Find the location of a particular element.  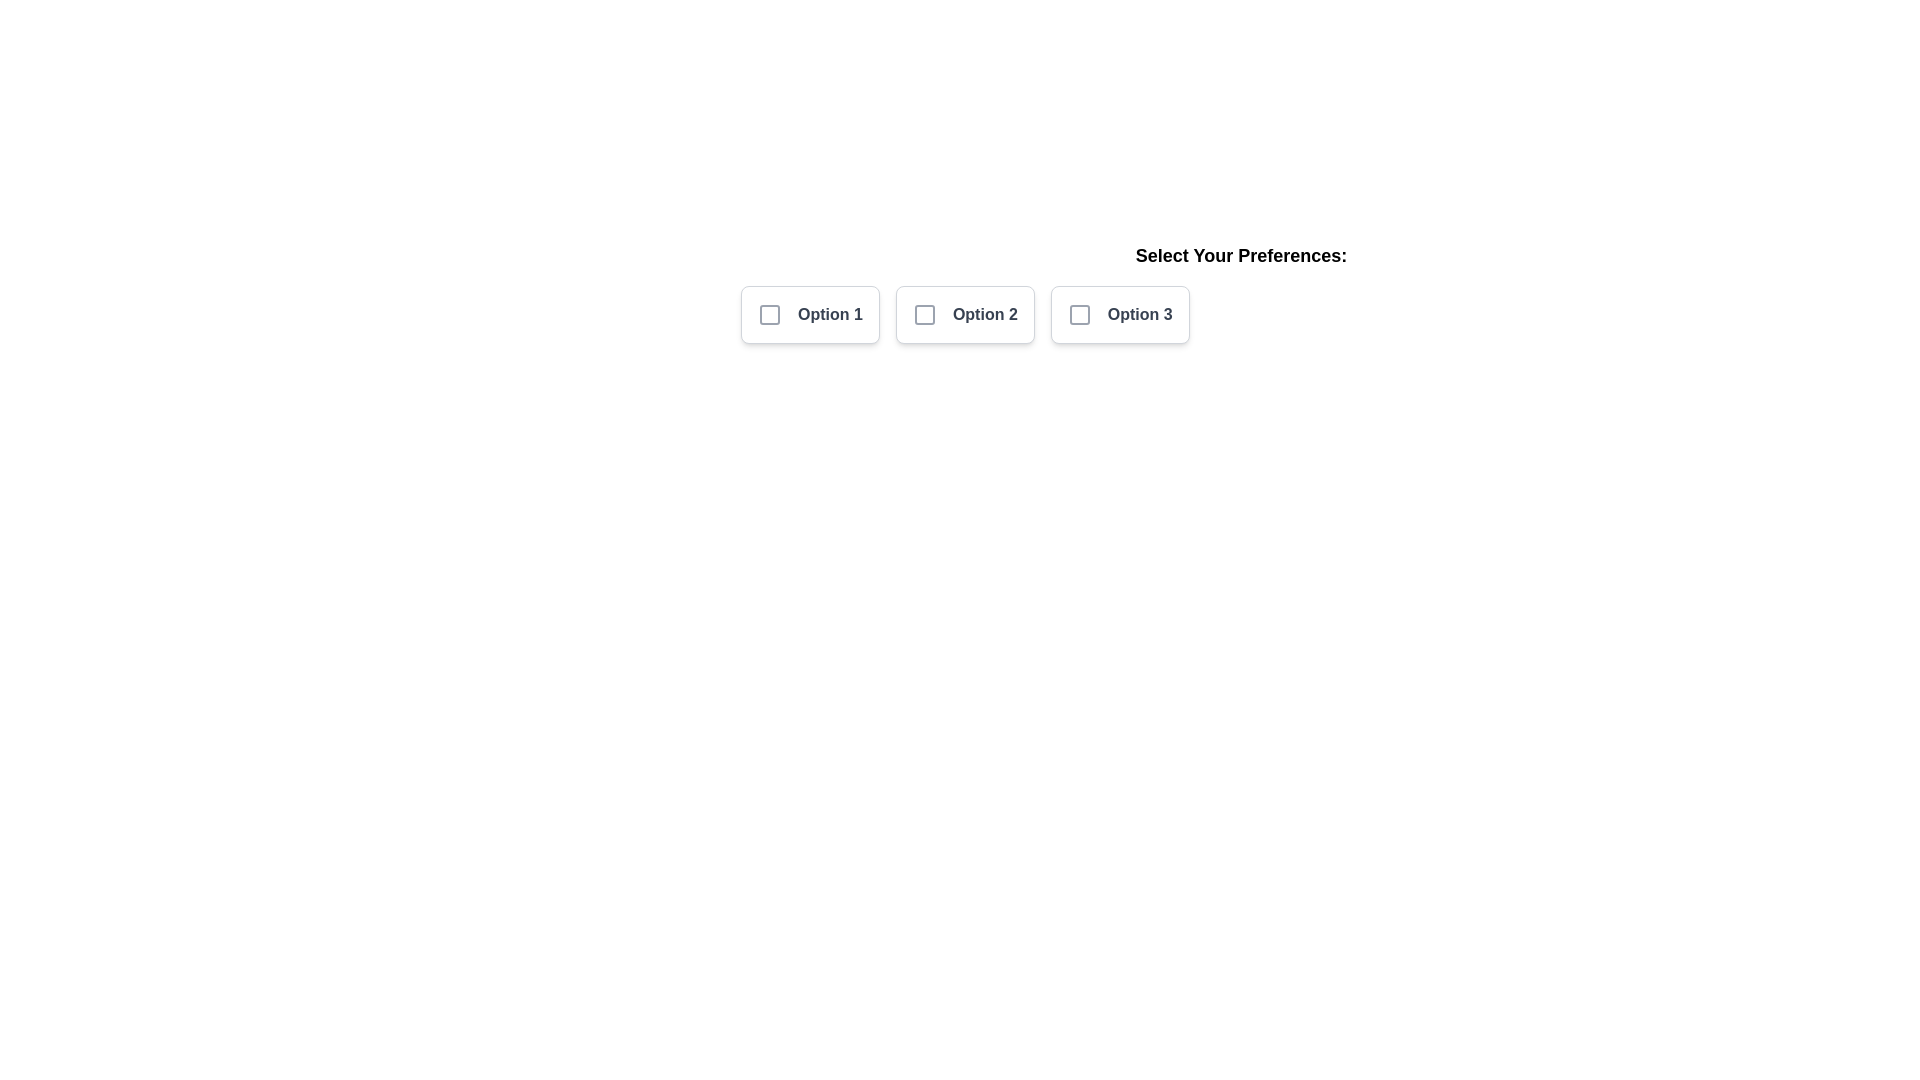

the checkbox located to the immediate left of the text 'Option 3' is located at coordinates (1078, 315).